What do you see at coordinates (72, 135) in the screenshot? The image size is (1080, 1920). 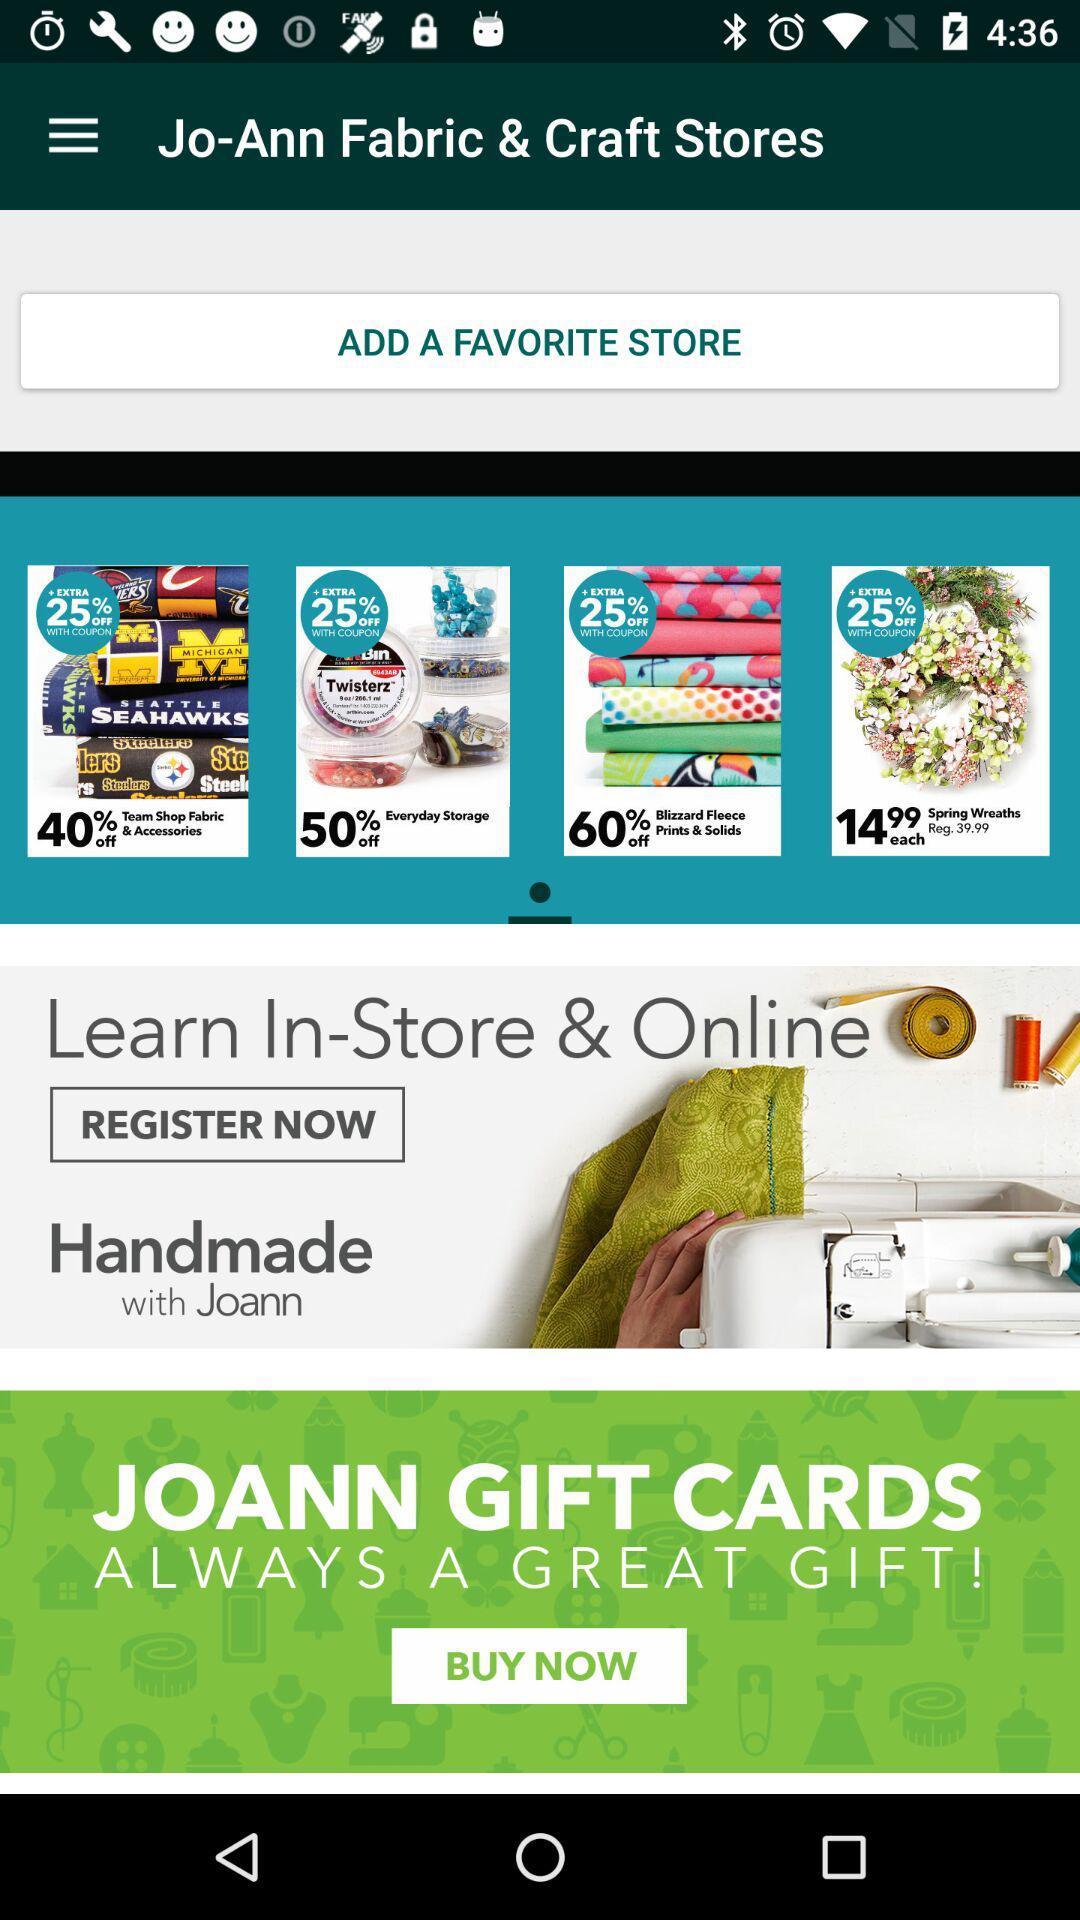 I see `icon to the left of jo ann fabric app` at bounding box center [72, 135].